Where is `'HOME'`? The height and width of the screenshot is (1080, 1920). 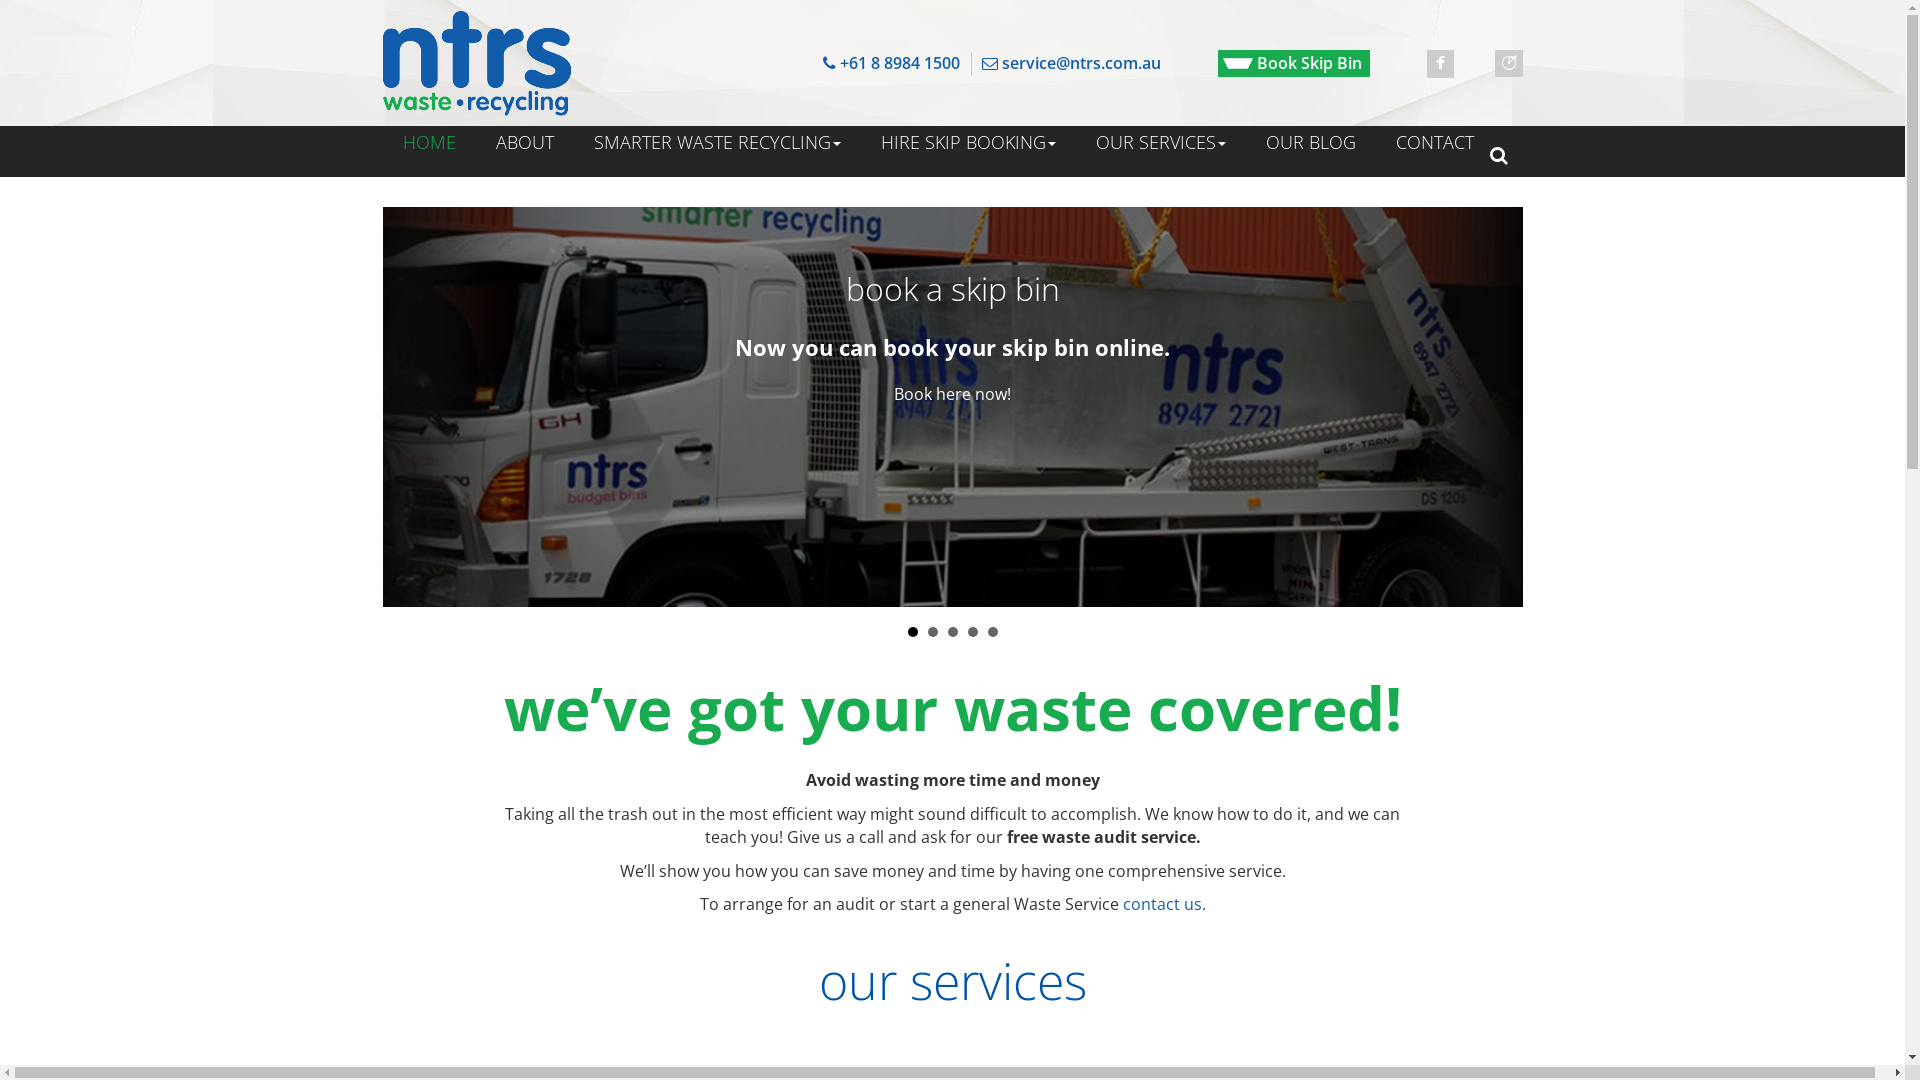
'HOME' is located at coordinates (427, 141).